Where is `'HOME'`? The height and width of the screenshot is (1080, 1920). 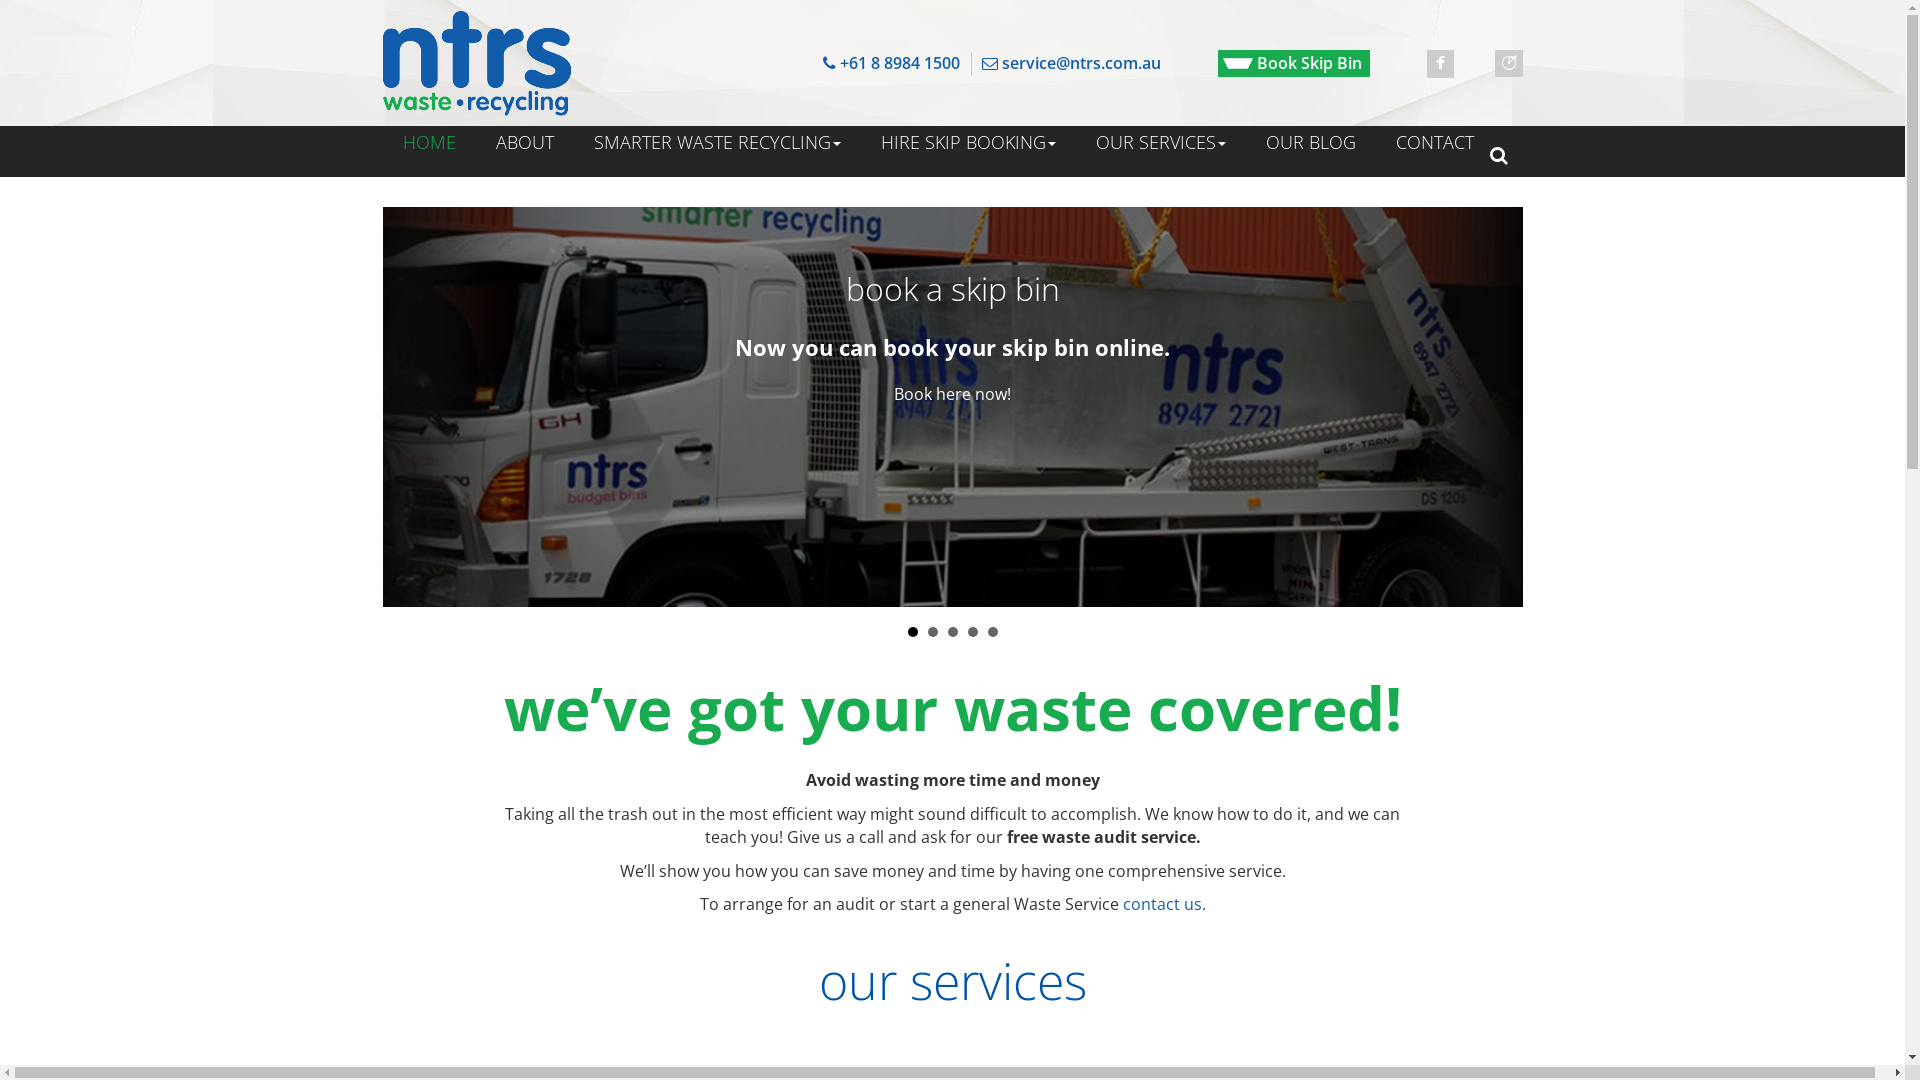
'HOME' is located at coordinates (427, 141).